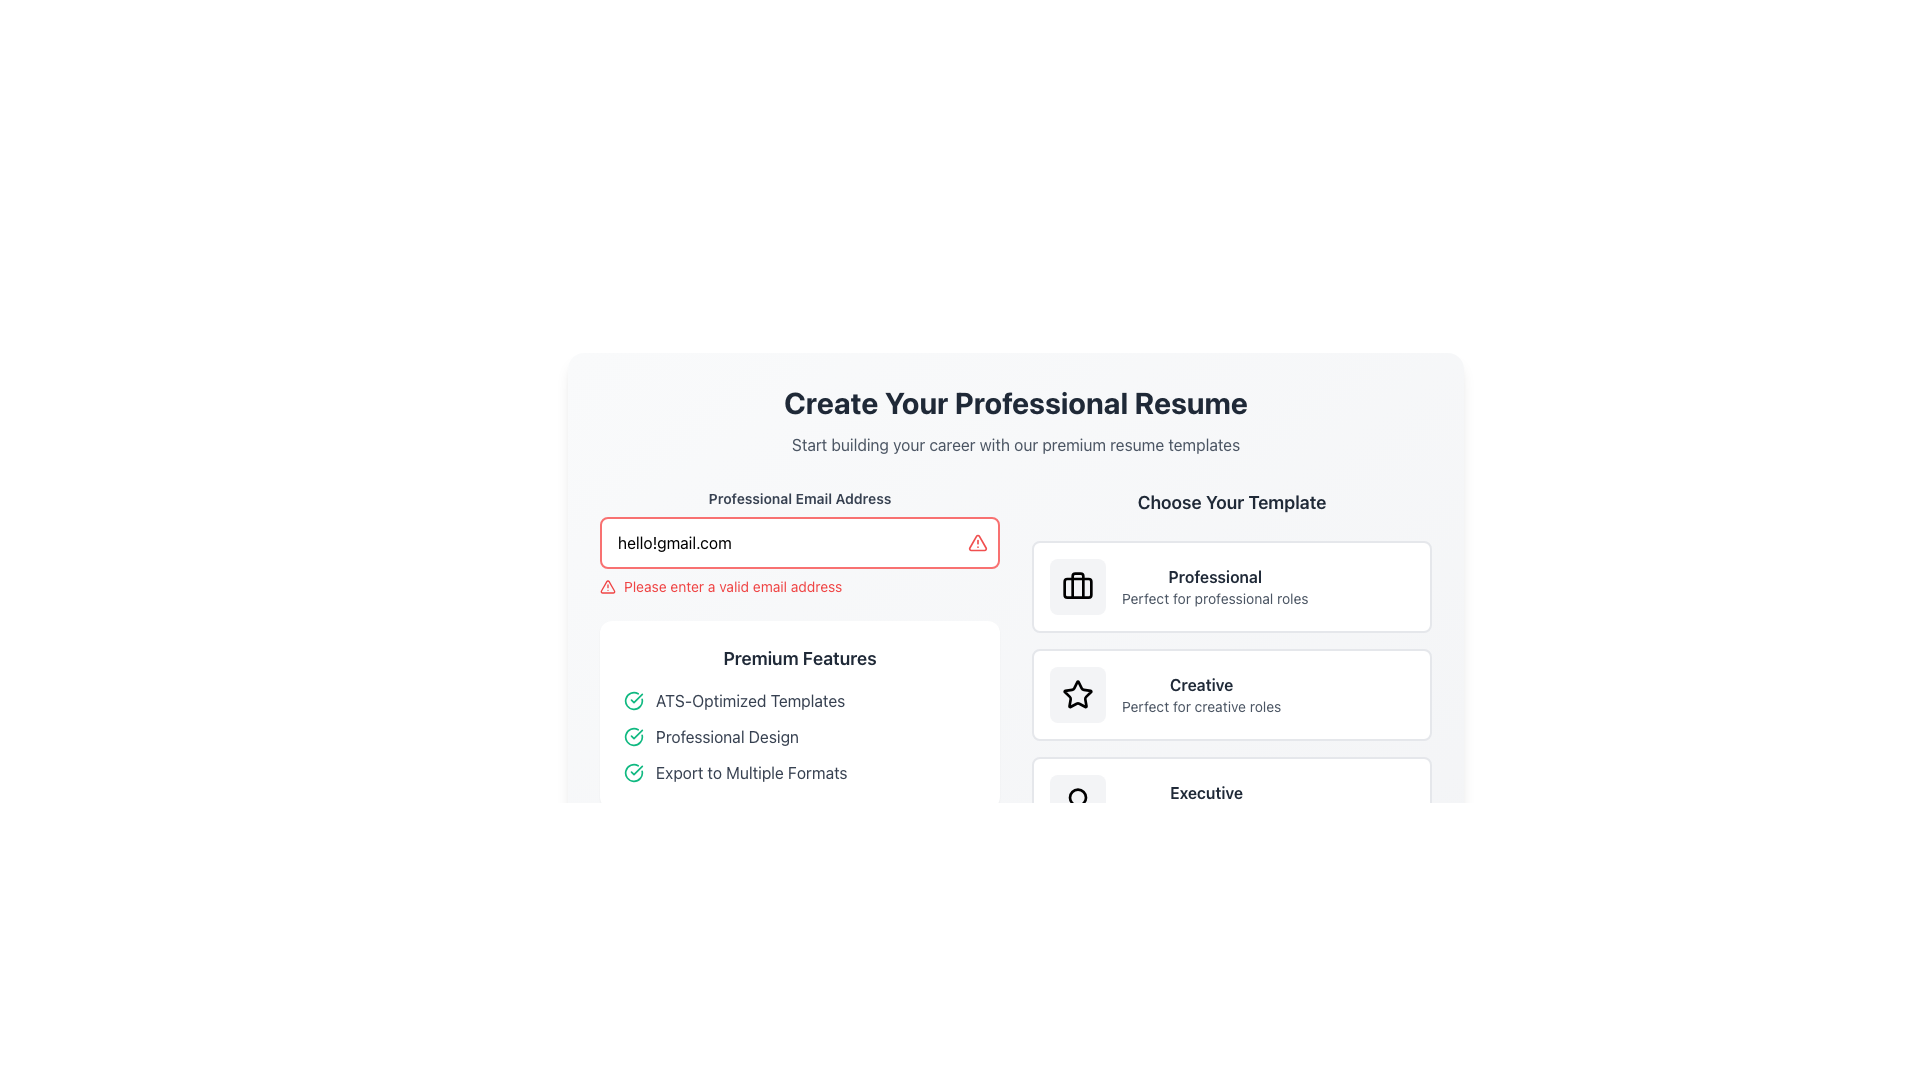 This screenshot has width=1920, height=1080. I want to click on the 'Professional' briefcase icon located on the right side of the interface, which represents the template option, so click(1077, 586).